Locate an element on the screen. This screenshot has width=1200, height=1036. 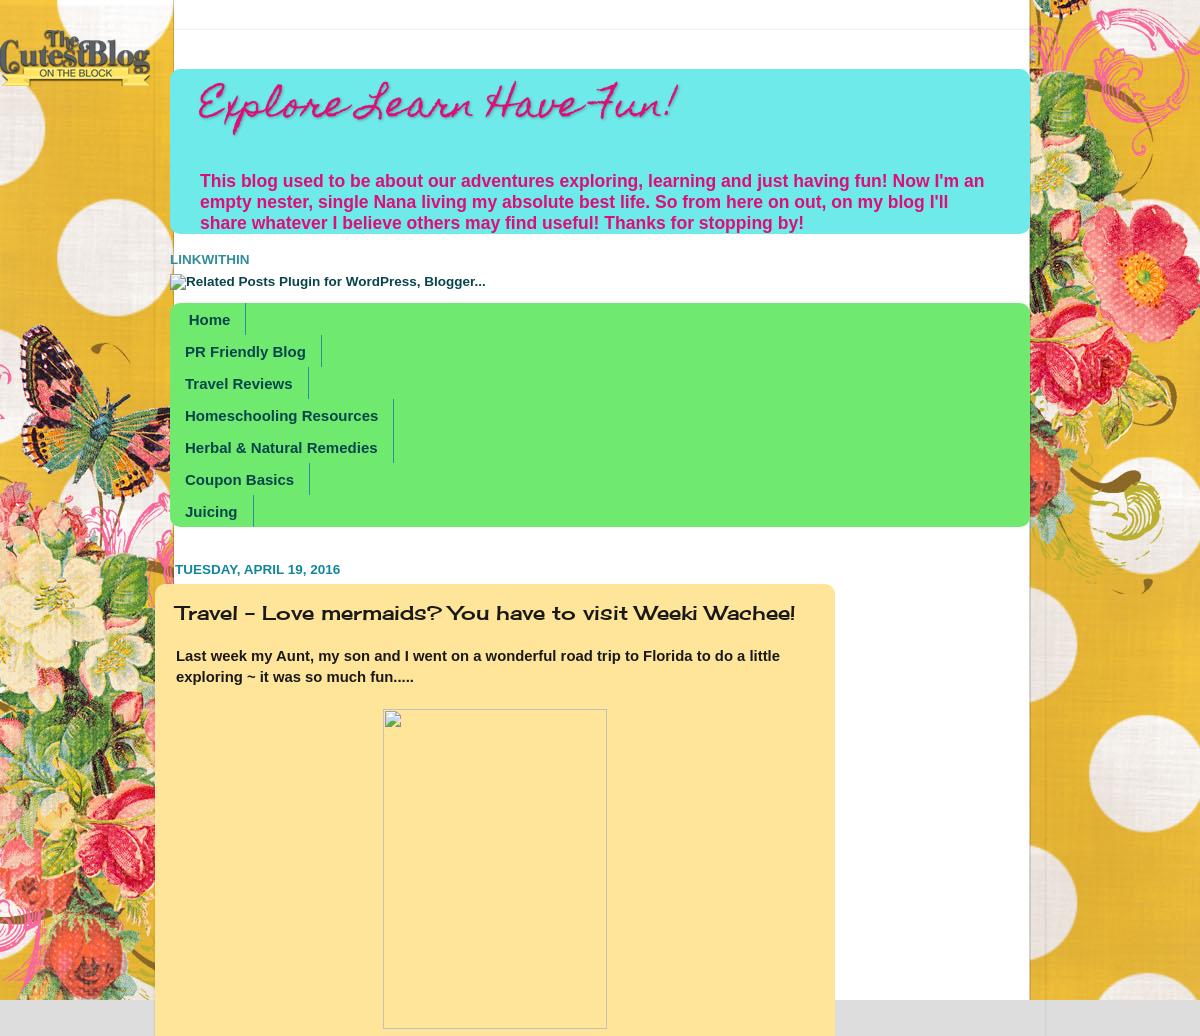
'Last week my Aunt, my son and I went on a wonderful road trip to Florida to do a little exploring ~ it was so much fun.....' is located at coordinates (476, 666).